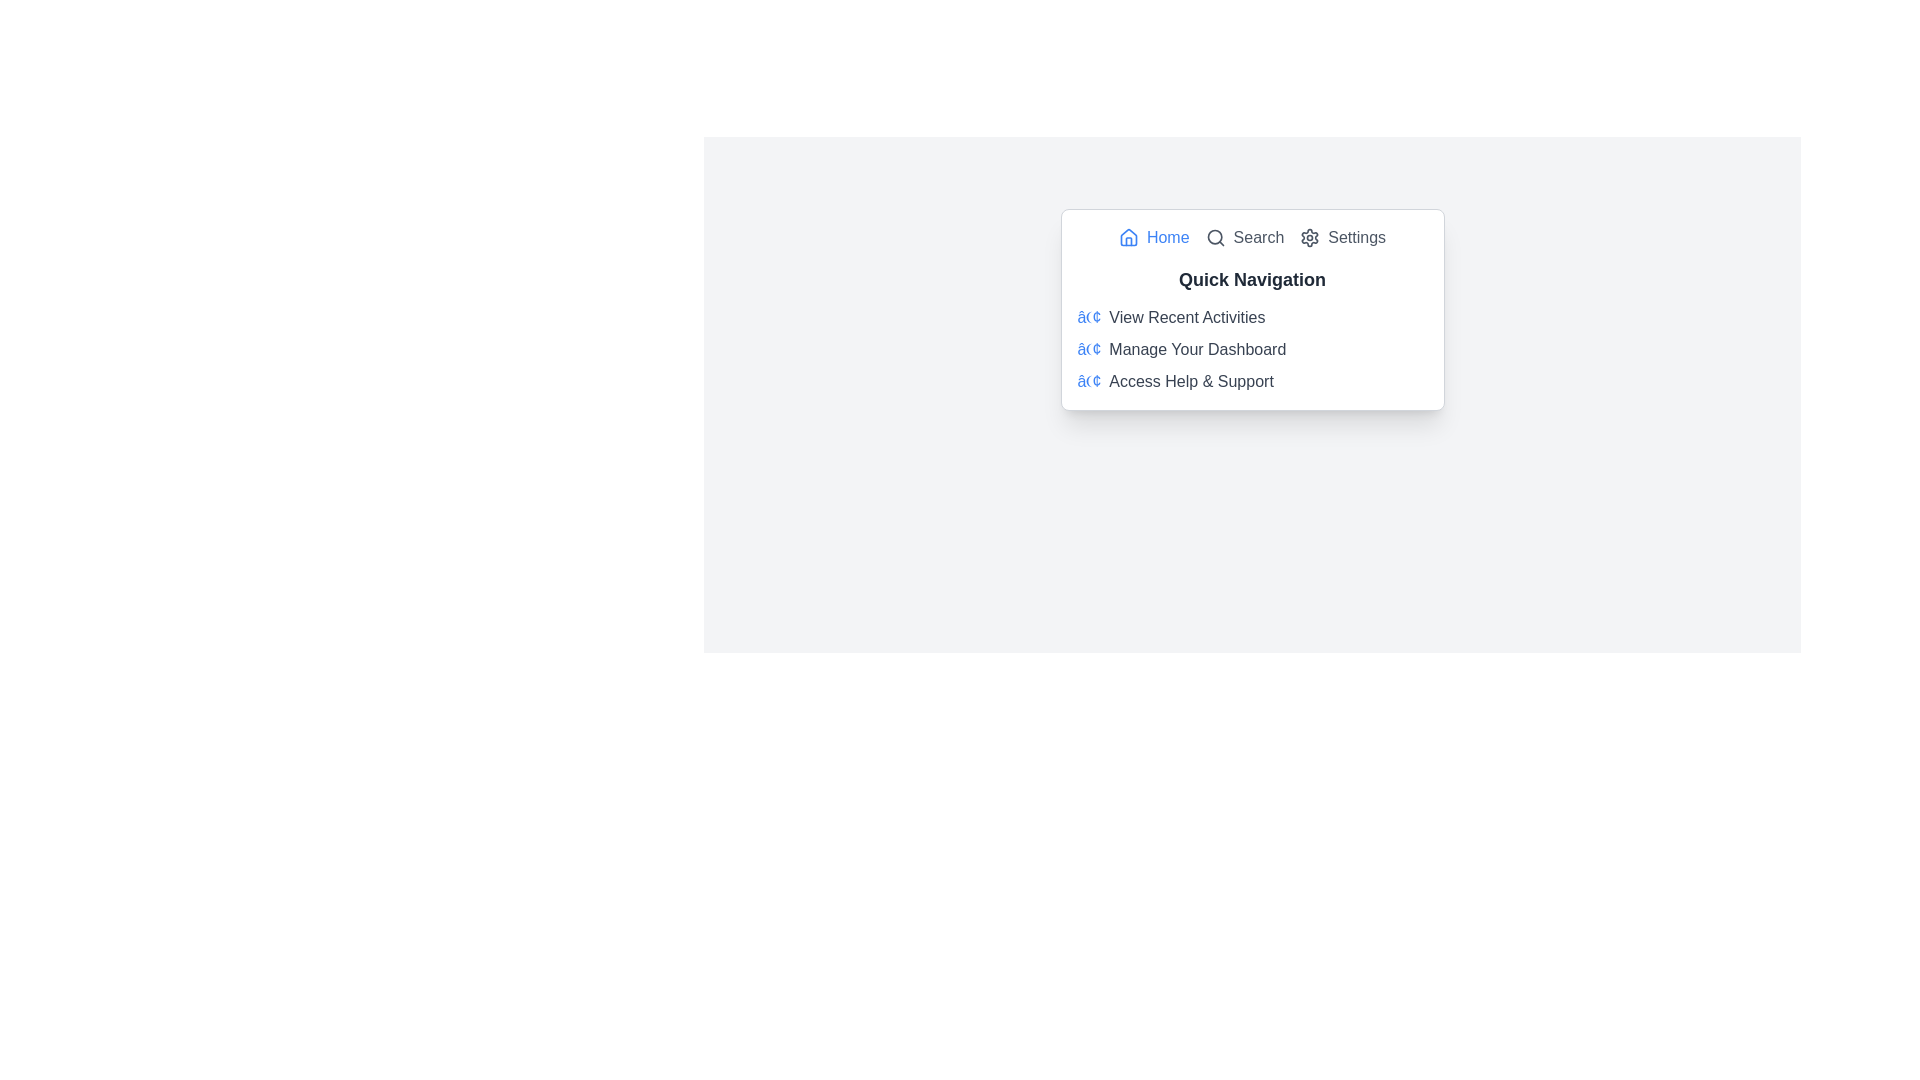 The height and width of the screenshot is (1080, 1920). Describe the element at coordinates (1187, 316) in the screenshot. I see `the first static text label in the vertical list of navigation options under the 'Quick Navigation' title` at that location.